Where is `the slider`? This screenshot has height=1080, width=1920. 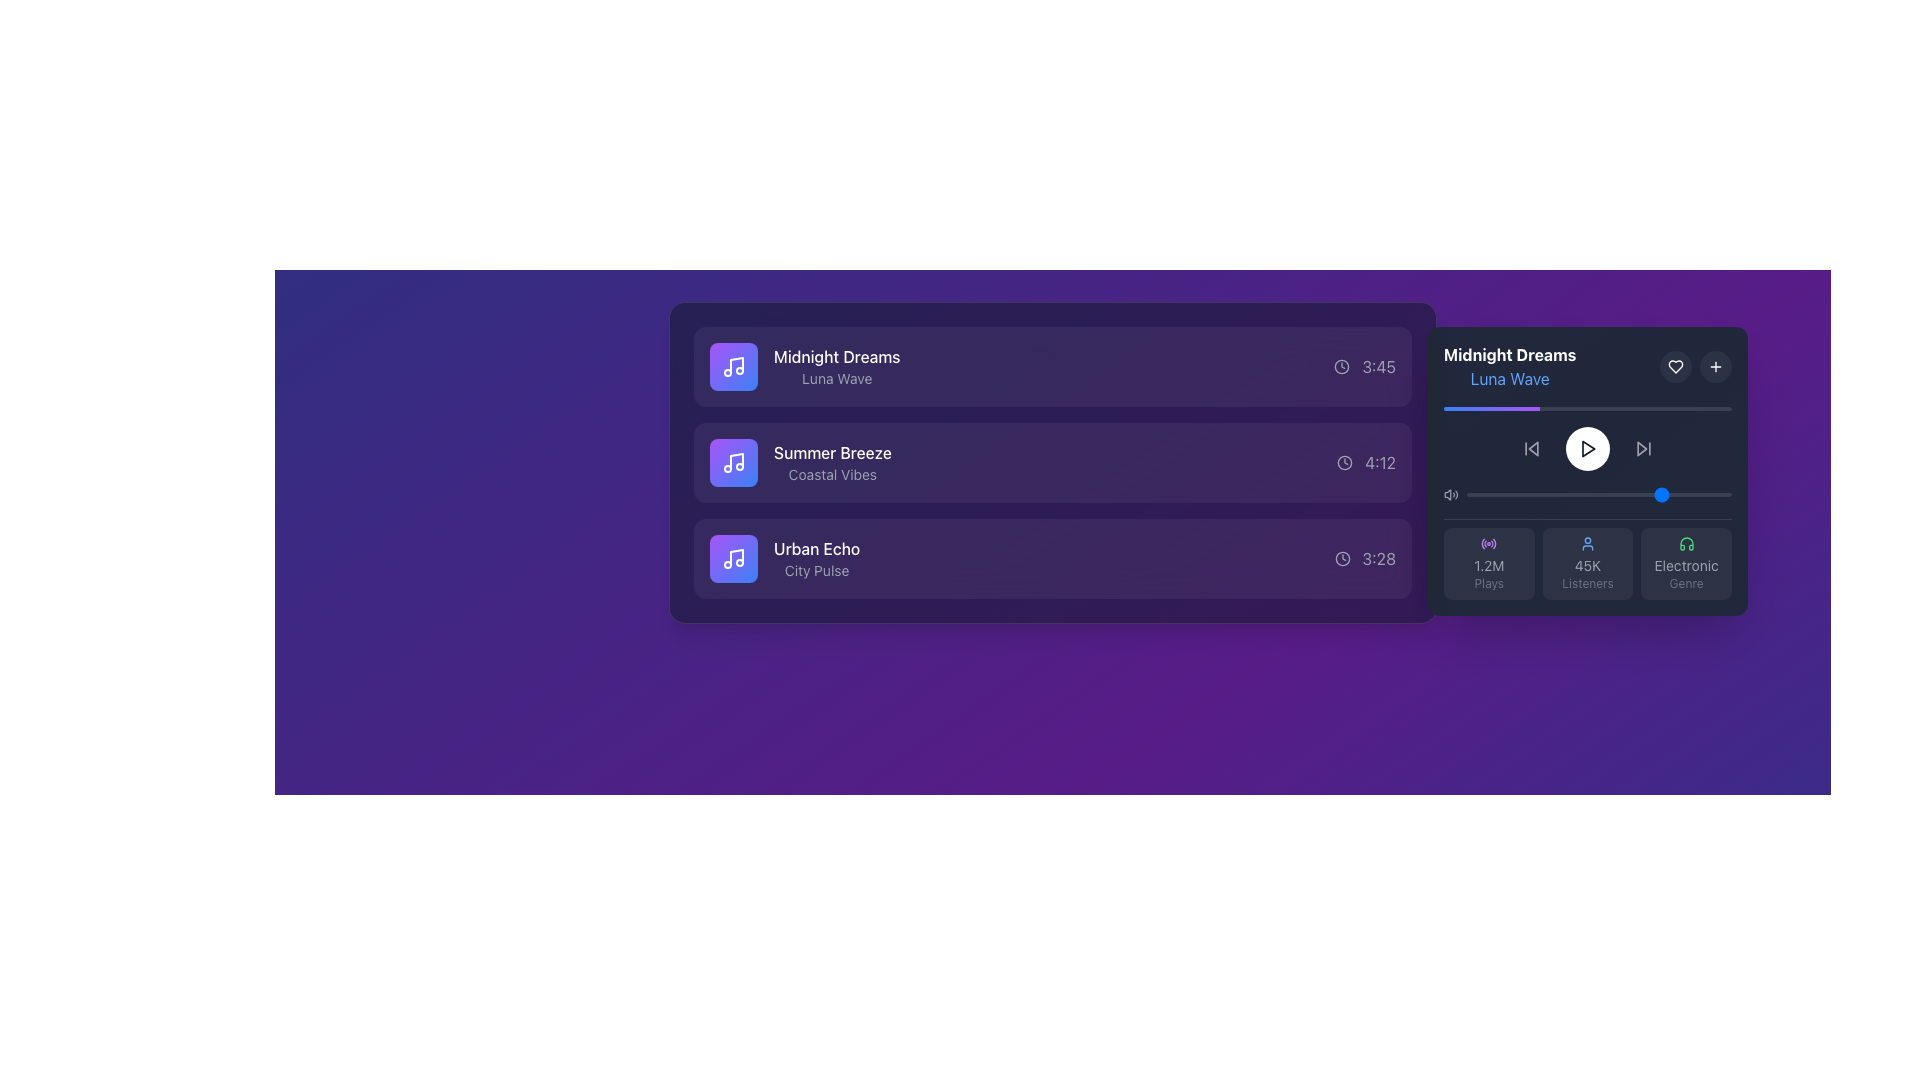 the slider is located at coordinates (1668, 494).